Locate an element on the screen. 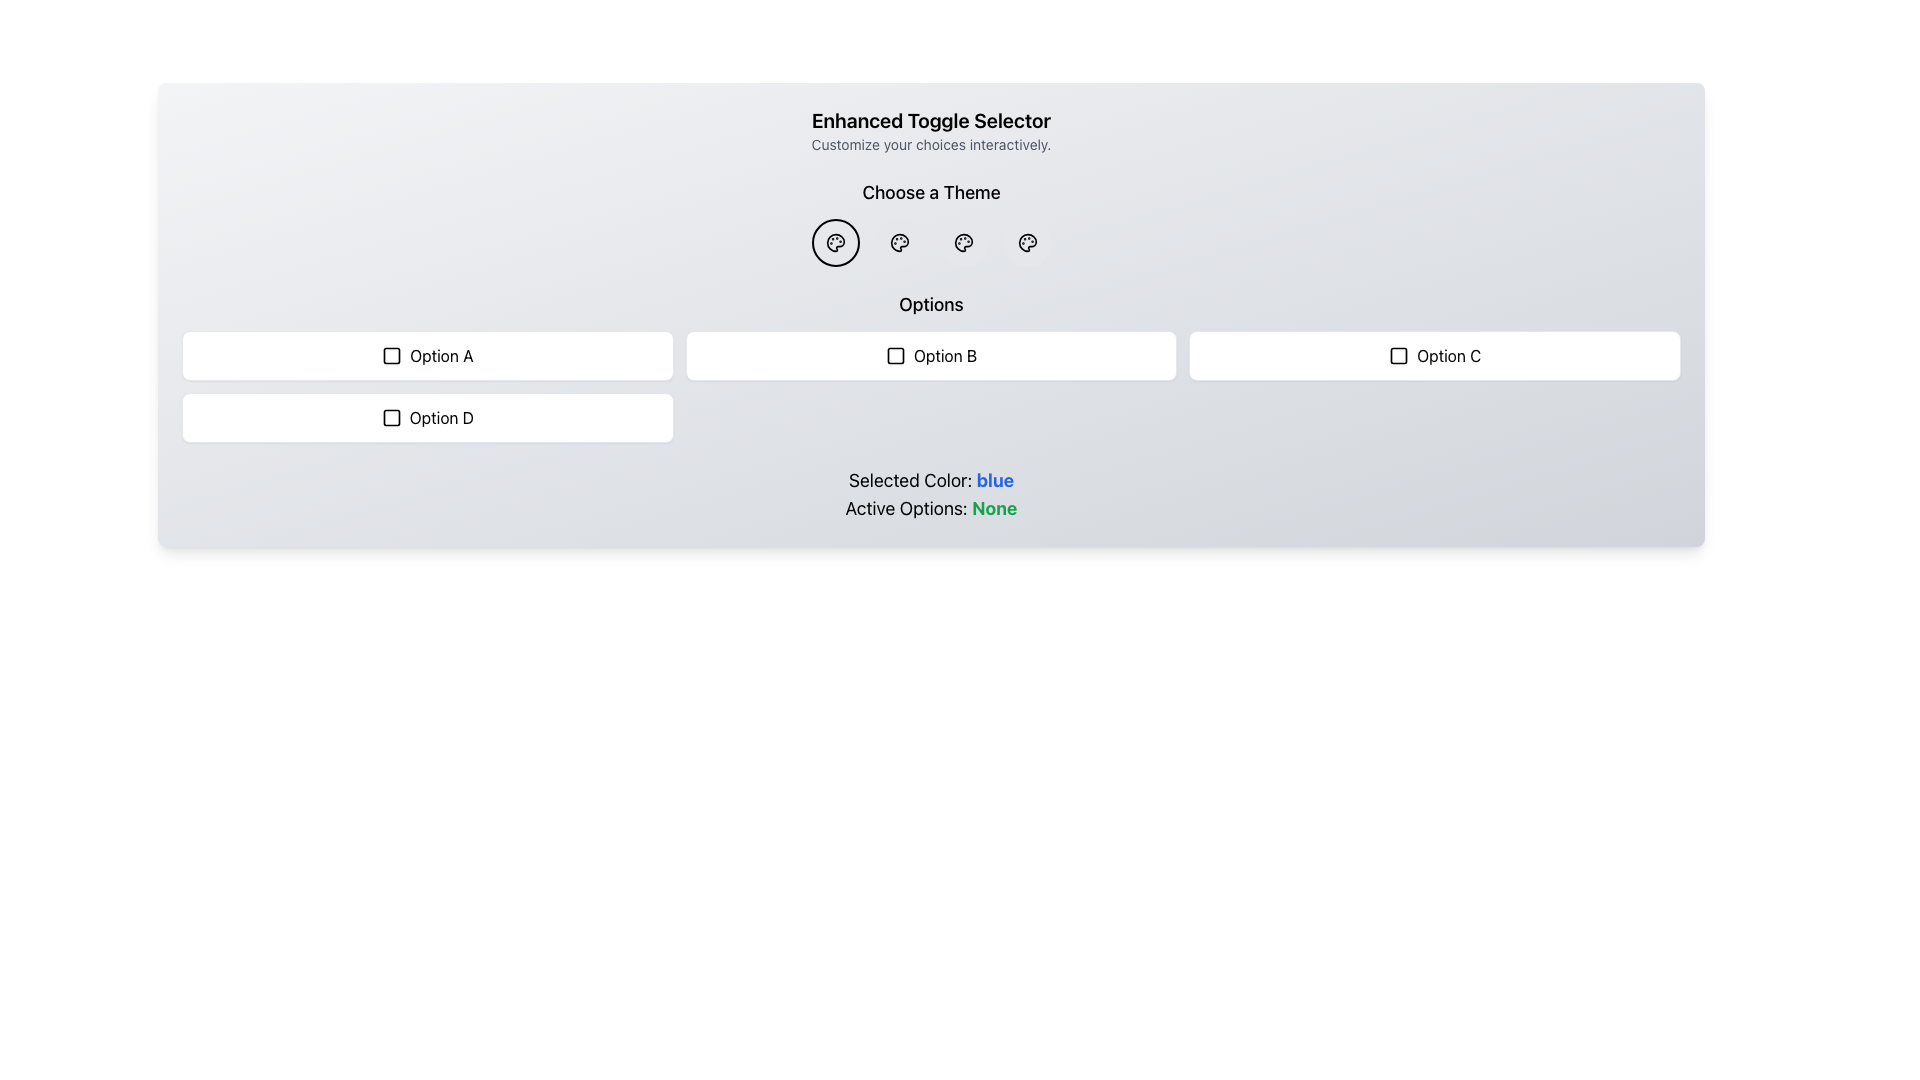 This screenshot has height=1080, width=1920. the text label for 'Option B' which serves as a description for the accompanying checkbox is located at coordinates (944, 354).